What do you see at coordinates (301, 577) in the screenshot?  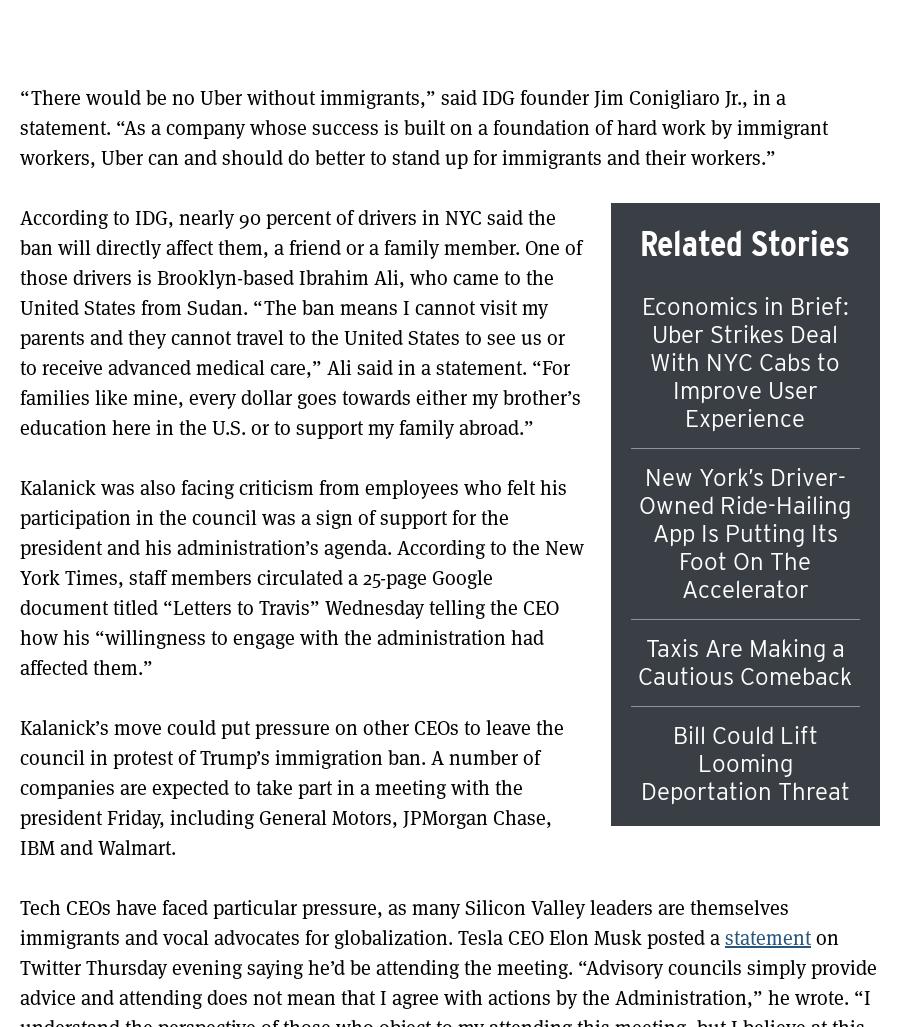 I see `'Kalanick was also facing criticism from employees who felt his participation in the council was a sign of support for the president and his administration’s agenda. According to the New York Times, staff members circulated a 25-page Google document titled “Letters to Travis” Wednesday telling the CEO how his “willingness to engage with the administration had affected them.”'` at bounding box center [301, 577].